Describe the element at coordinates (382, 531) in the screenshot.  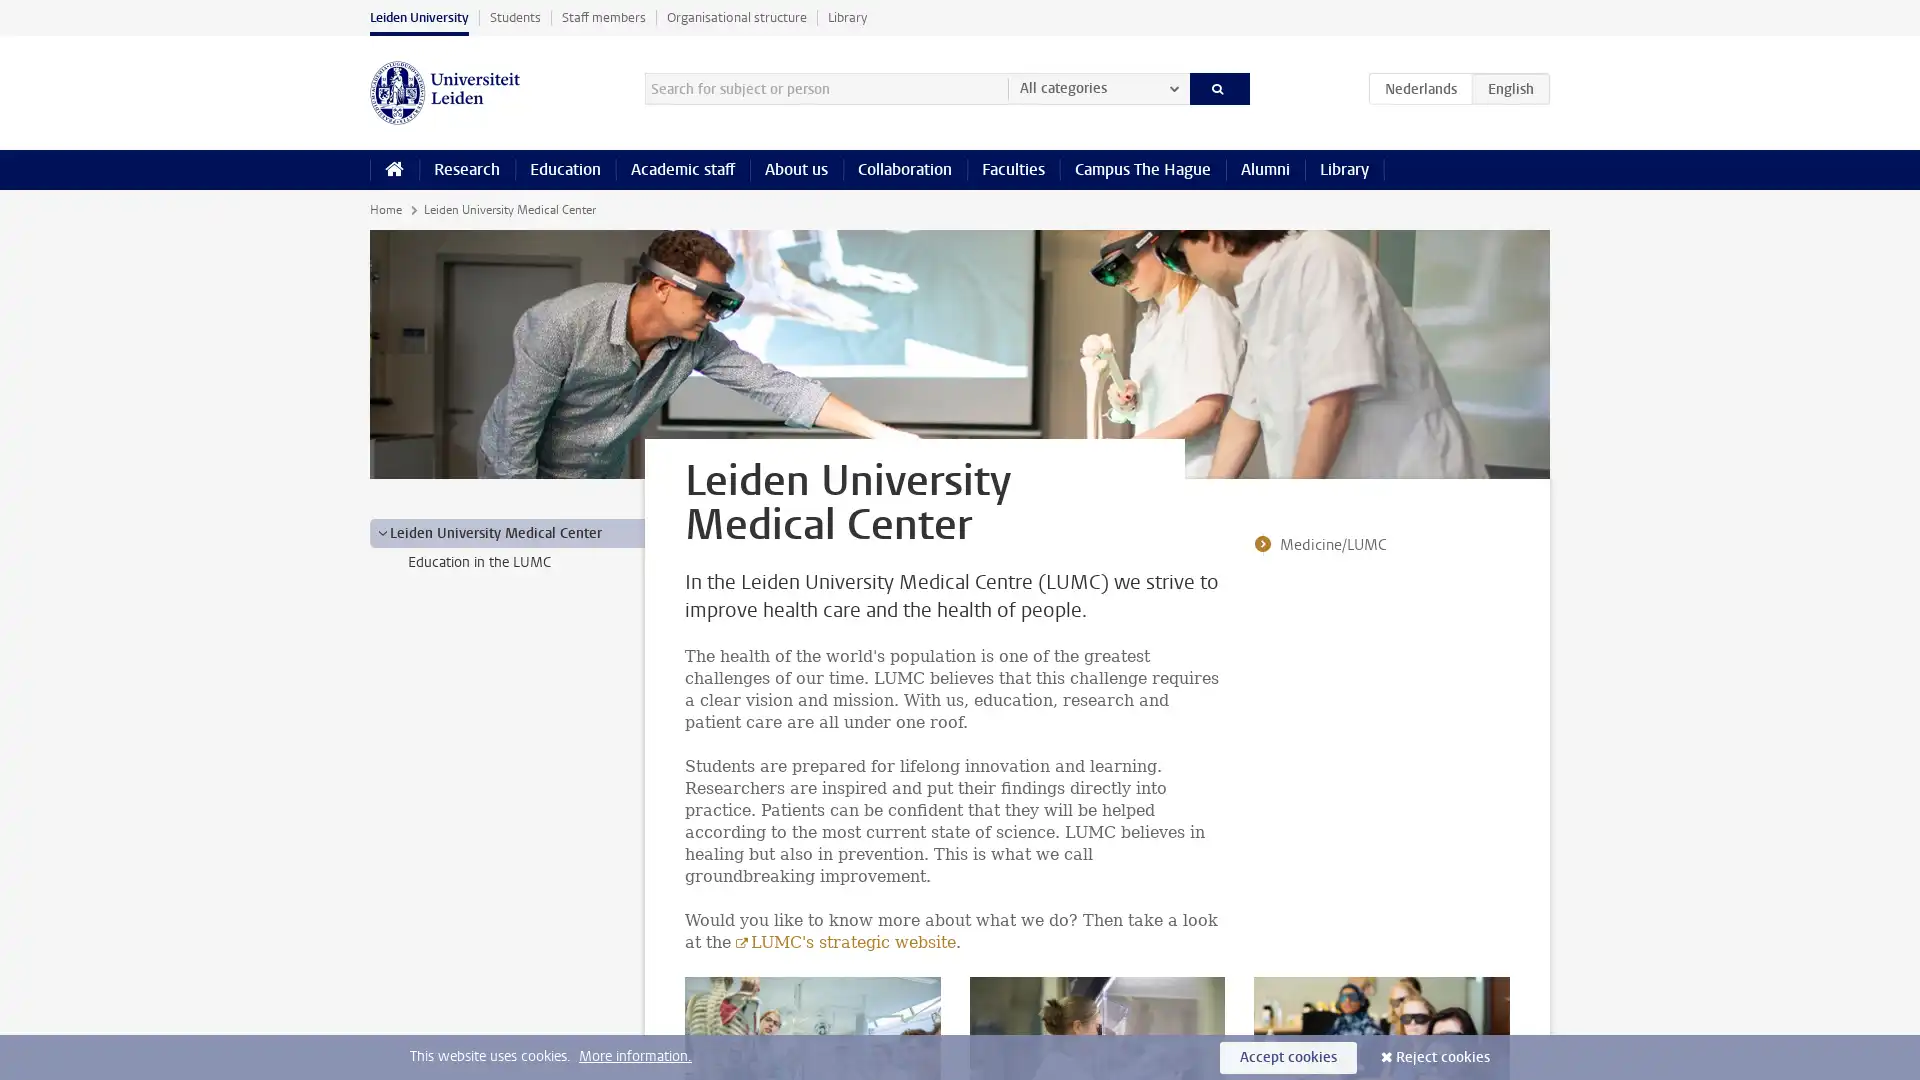
I see `>` at that location.